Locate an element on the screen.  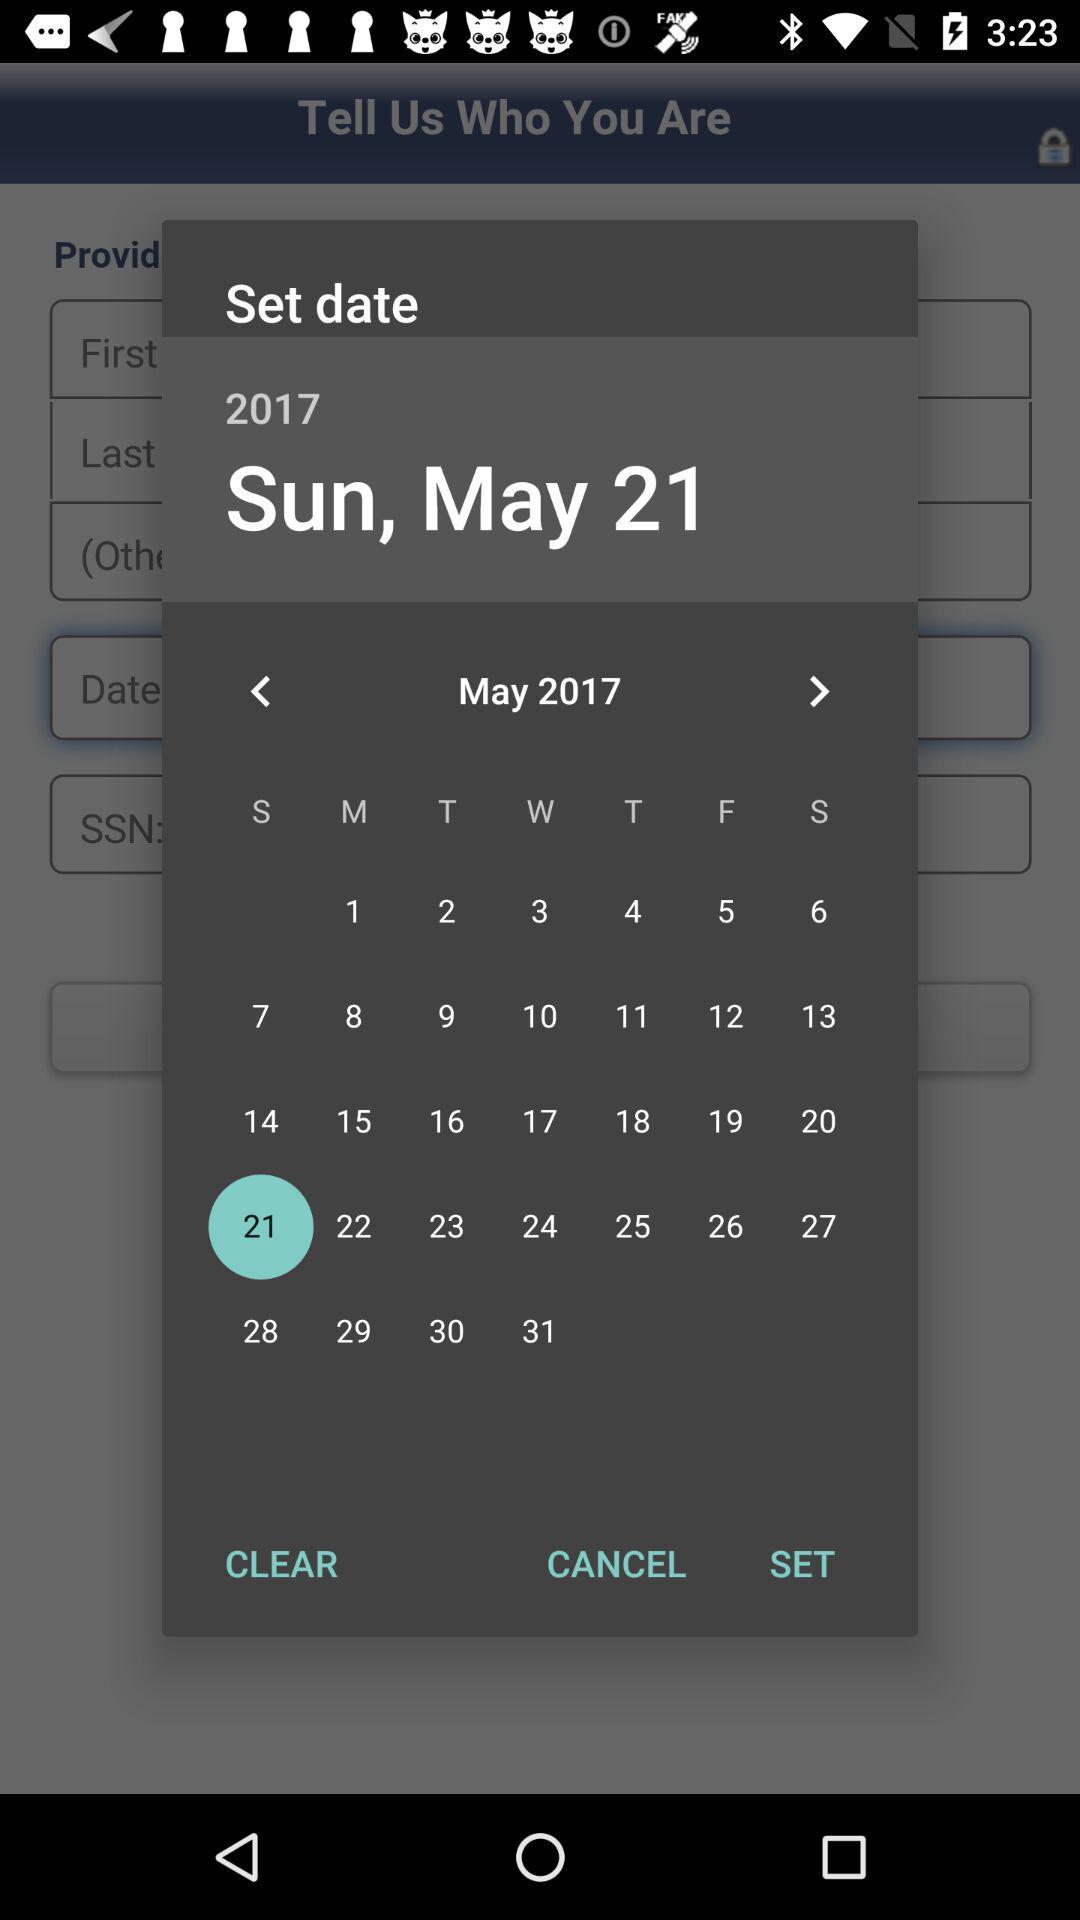
cancel at the bottom is located at coordinates (615, 1562).